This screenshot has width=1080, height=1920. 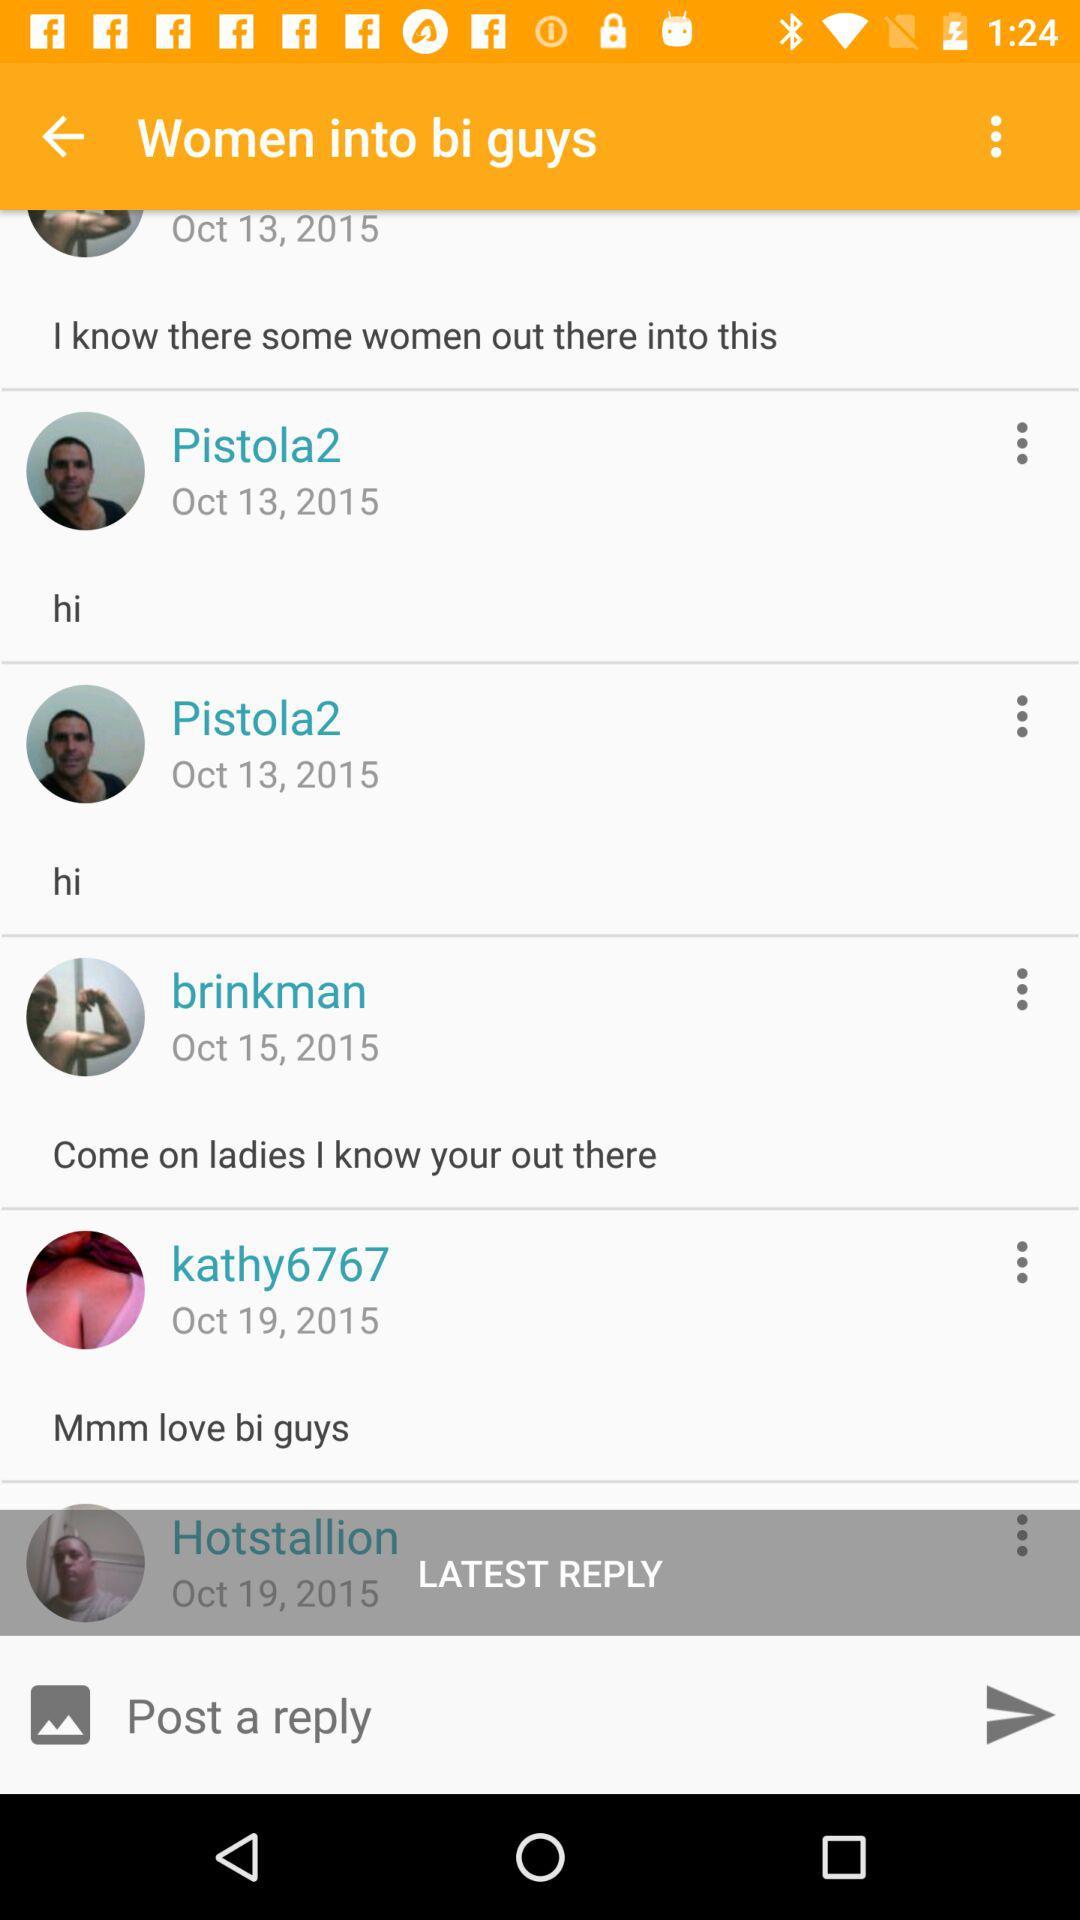 What do you see at coordinates (280, 1261) in the screenshot?
I see `icon above oct 19, 2015 item` at bounding box center [280, 1261].